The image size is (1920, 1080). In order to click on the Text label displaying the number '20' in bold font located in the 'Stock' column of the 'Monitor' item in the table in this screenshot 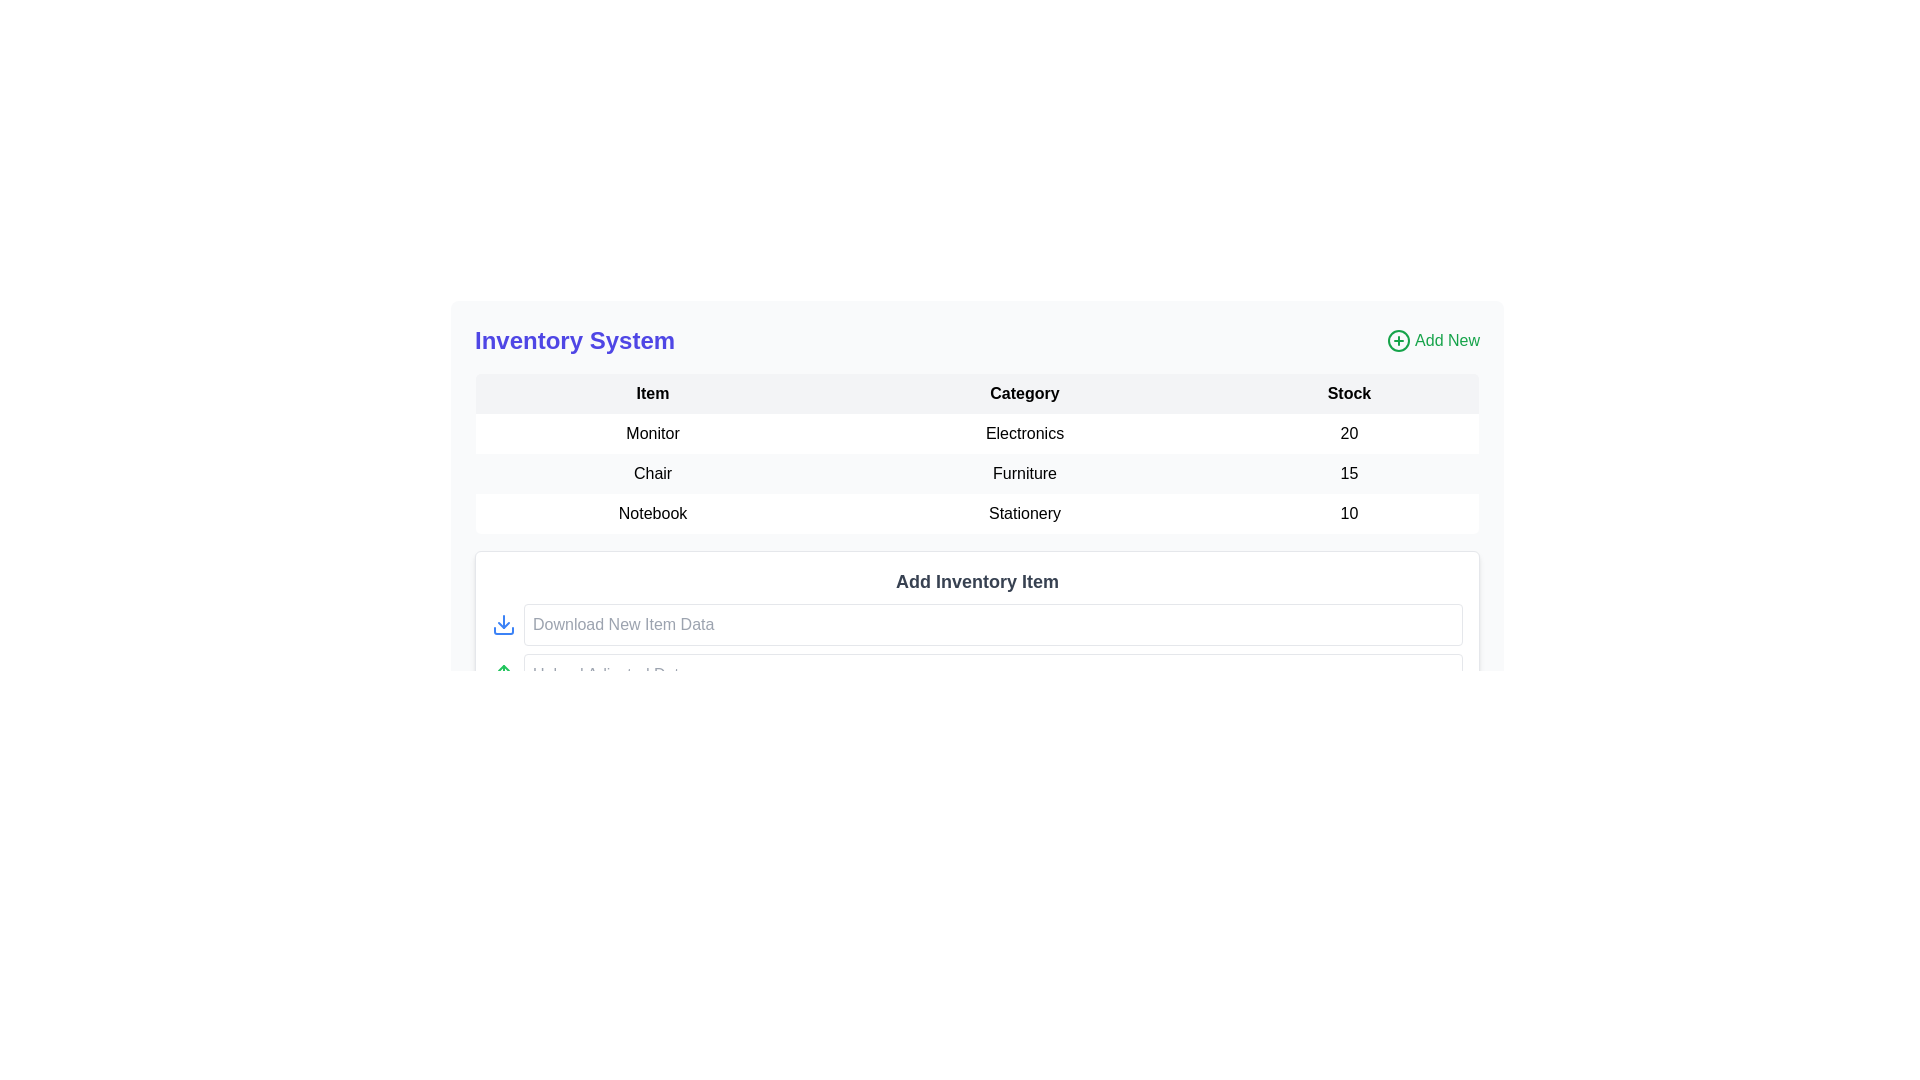, I will do `click(1349, 433)`.